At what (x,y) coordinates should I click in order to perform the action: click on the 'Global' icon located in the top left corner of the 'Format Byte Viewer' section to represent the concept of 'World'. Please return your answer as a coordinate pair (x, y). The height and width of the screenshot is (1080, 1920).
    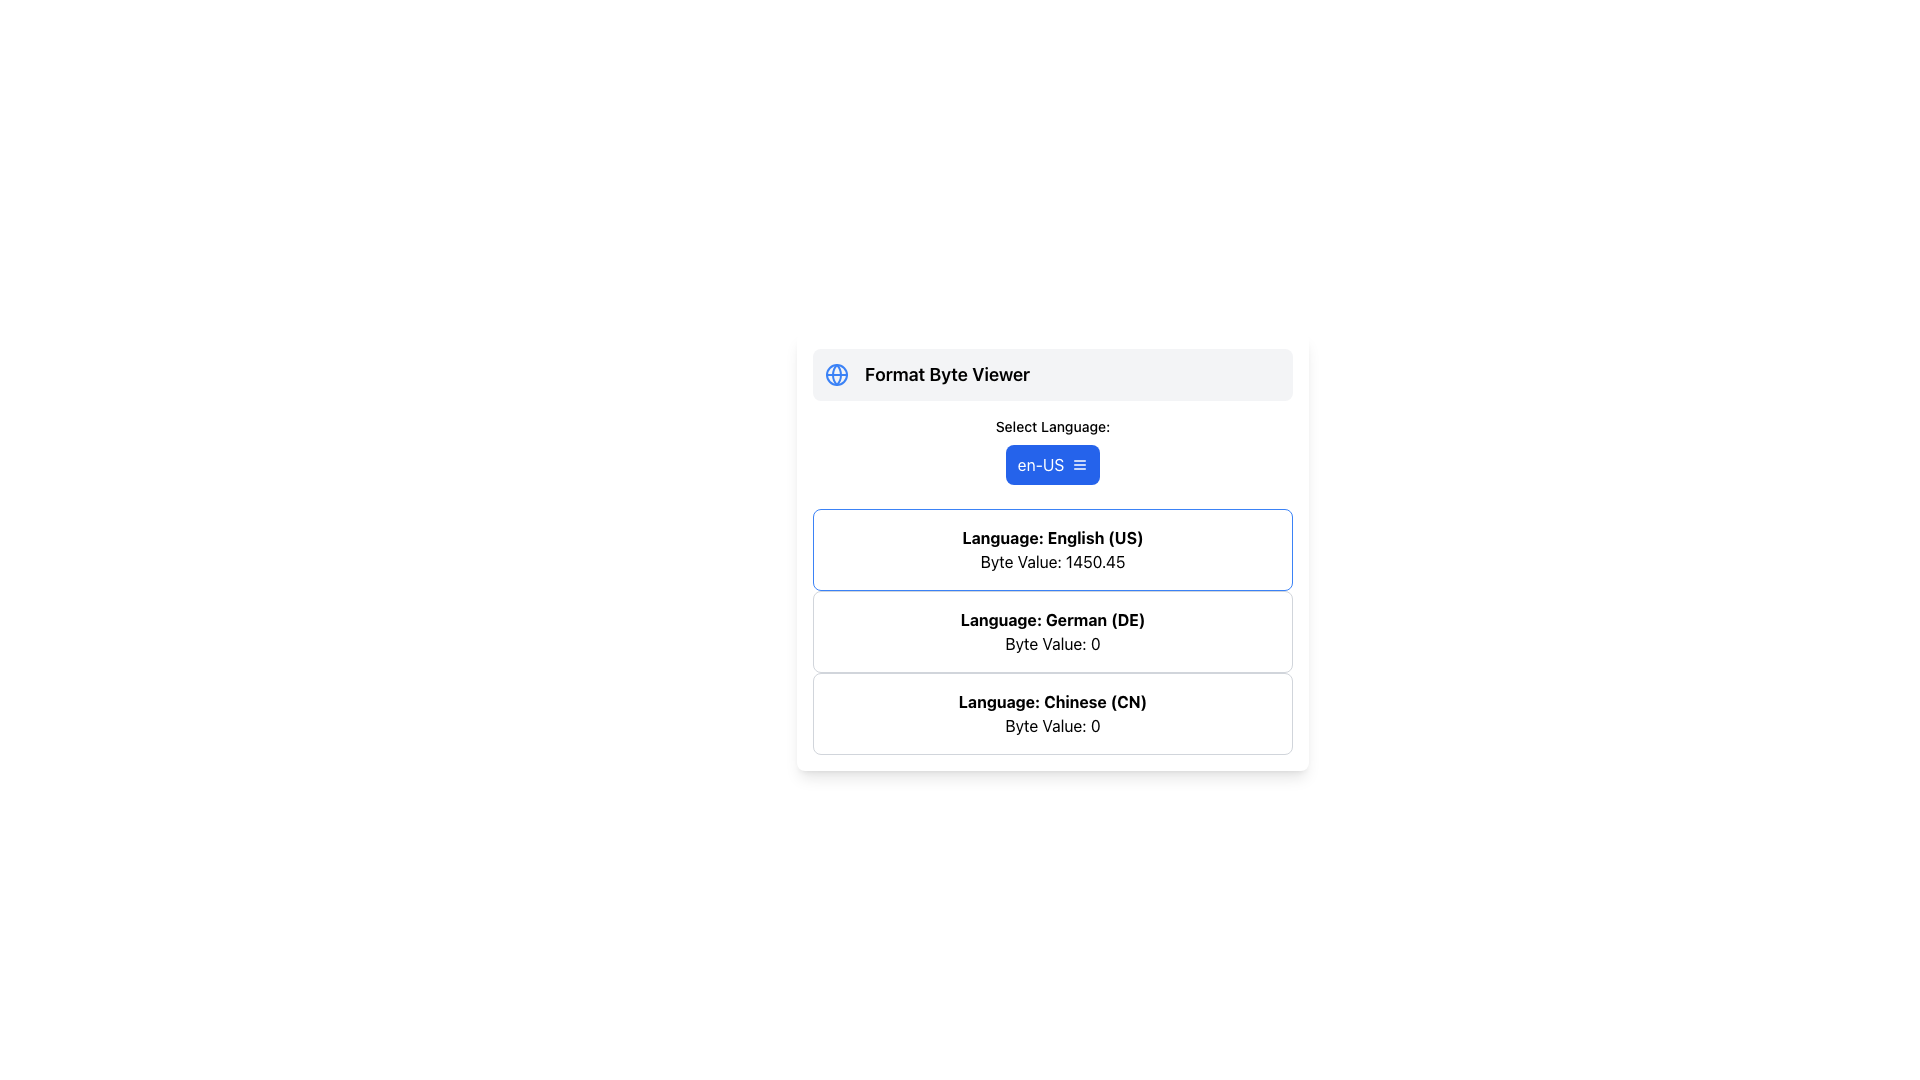
    Looking at the image, I should click on (836, 374).